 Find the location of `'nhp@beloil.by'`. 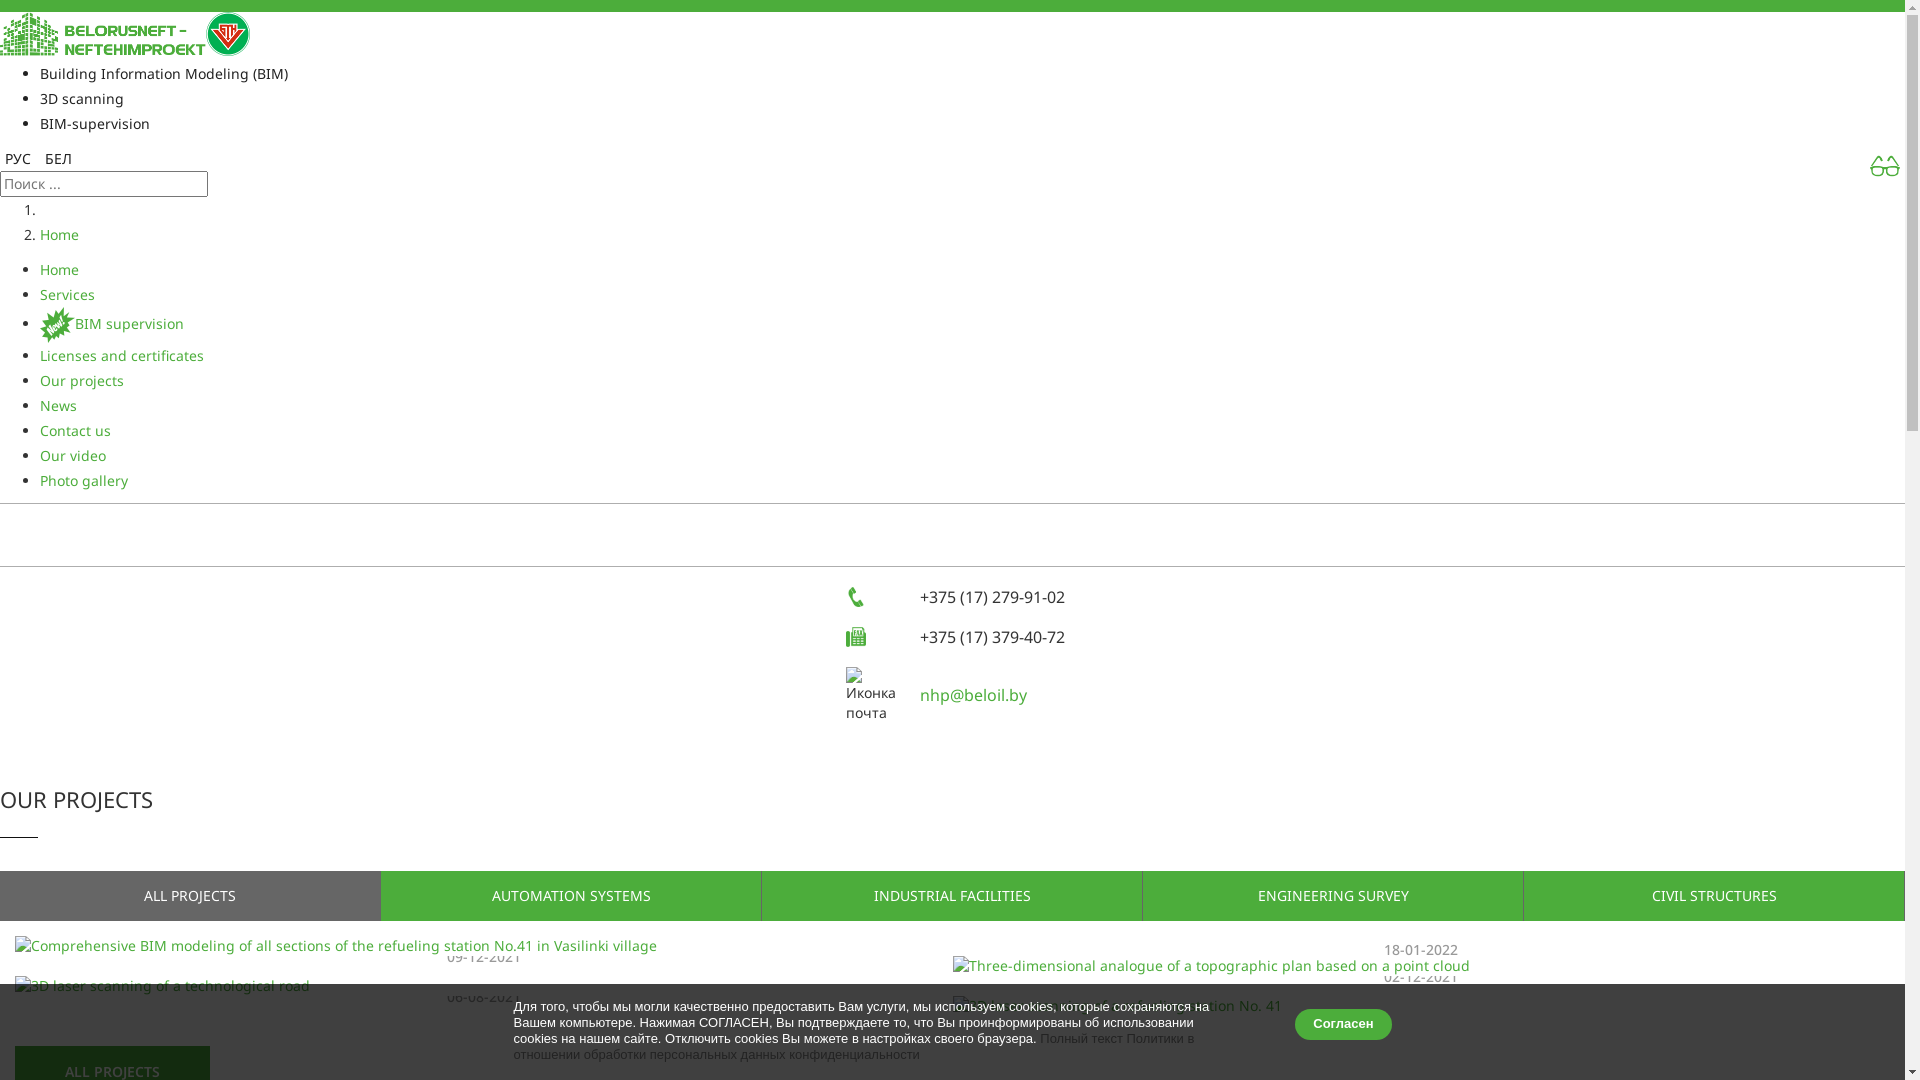

'nhp@beloil.by' is located at coordinates (919, 693).